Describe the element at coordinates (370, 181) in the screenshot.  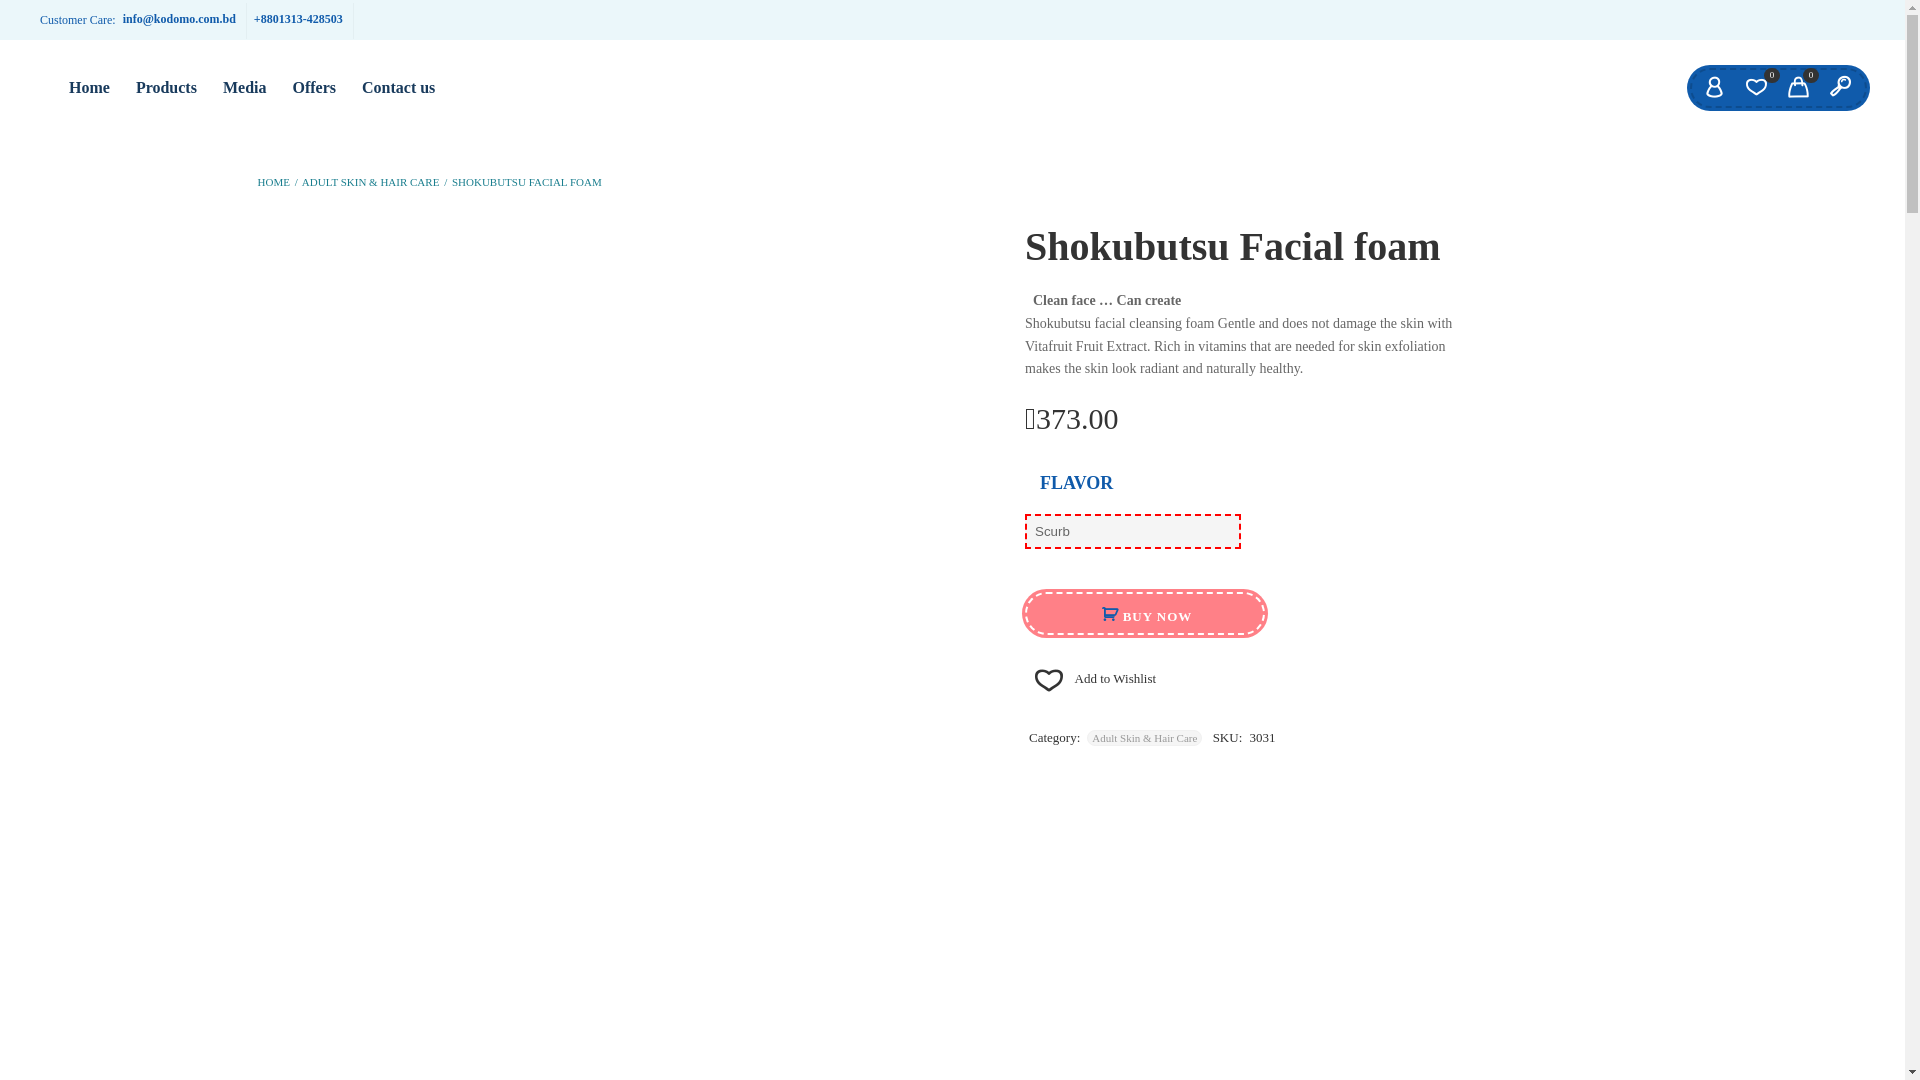
I see `'ADULT SKIN & HAIR CARE'` at that location.